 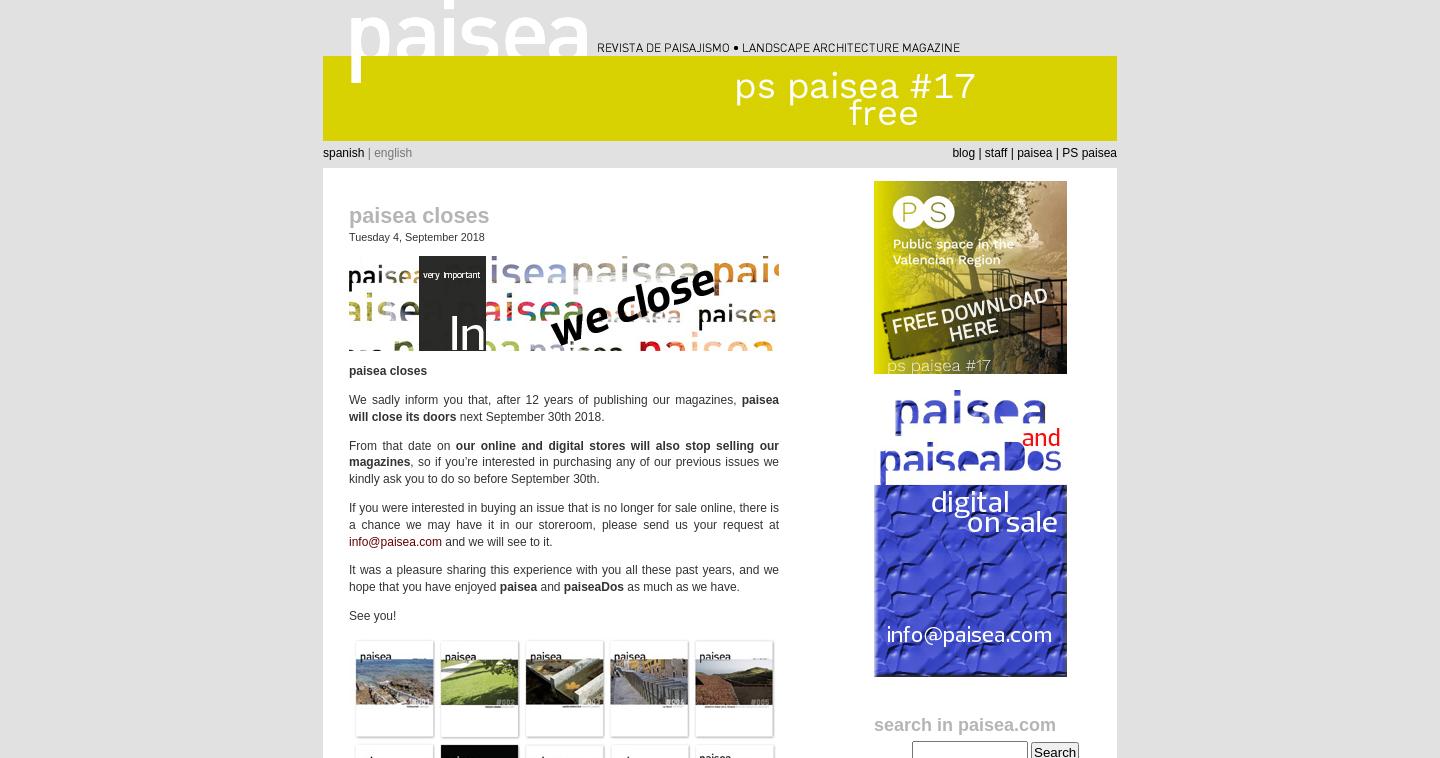 What do you see at coordinates (994, 151) in the screenshot?
I see `'staff'` at bounding box center [994, 151].